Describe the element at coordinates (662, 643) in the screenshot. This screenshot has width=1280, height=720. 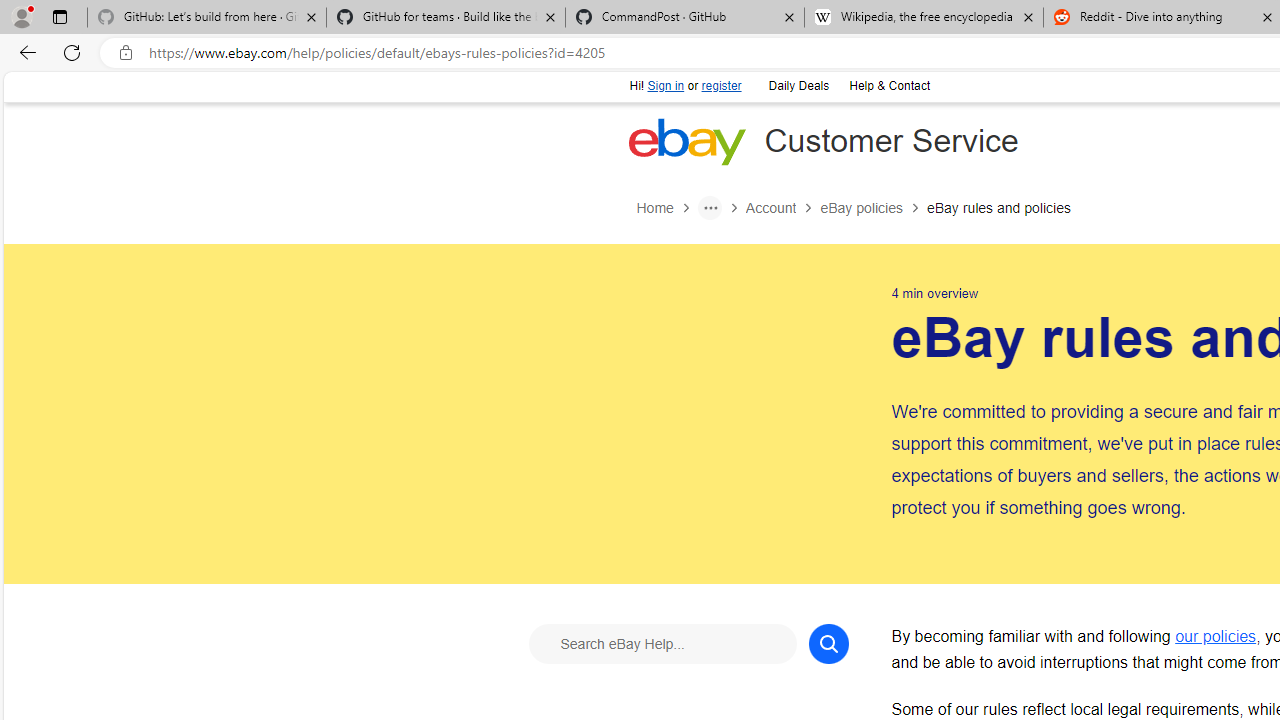
I see `'Search eBay Help...'` at that location.